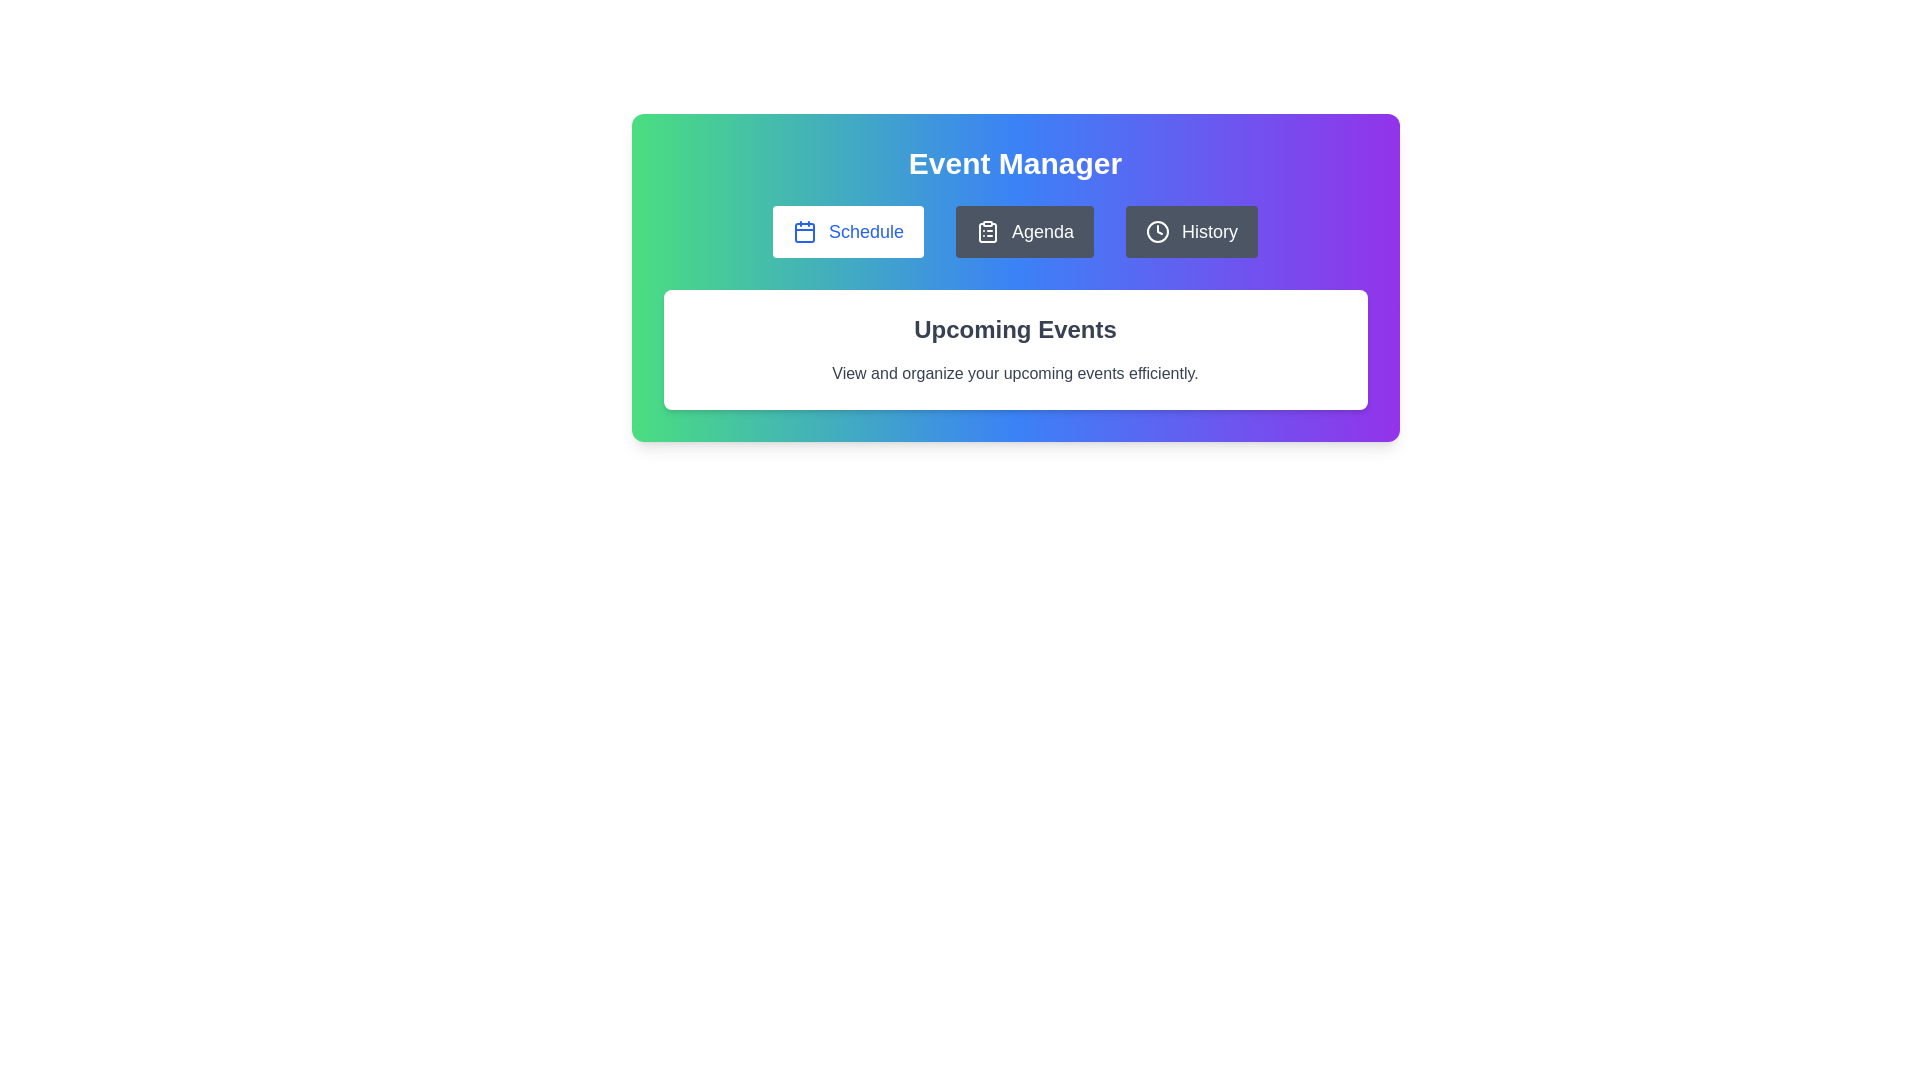 The width and height of the screenshot is (1920, 1080). I want to click on the decorative vector graphic element of the 'Agenda' icon located between the 'Schedule' and 'History' buttons, so click(988, 231).